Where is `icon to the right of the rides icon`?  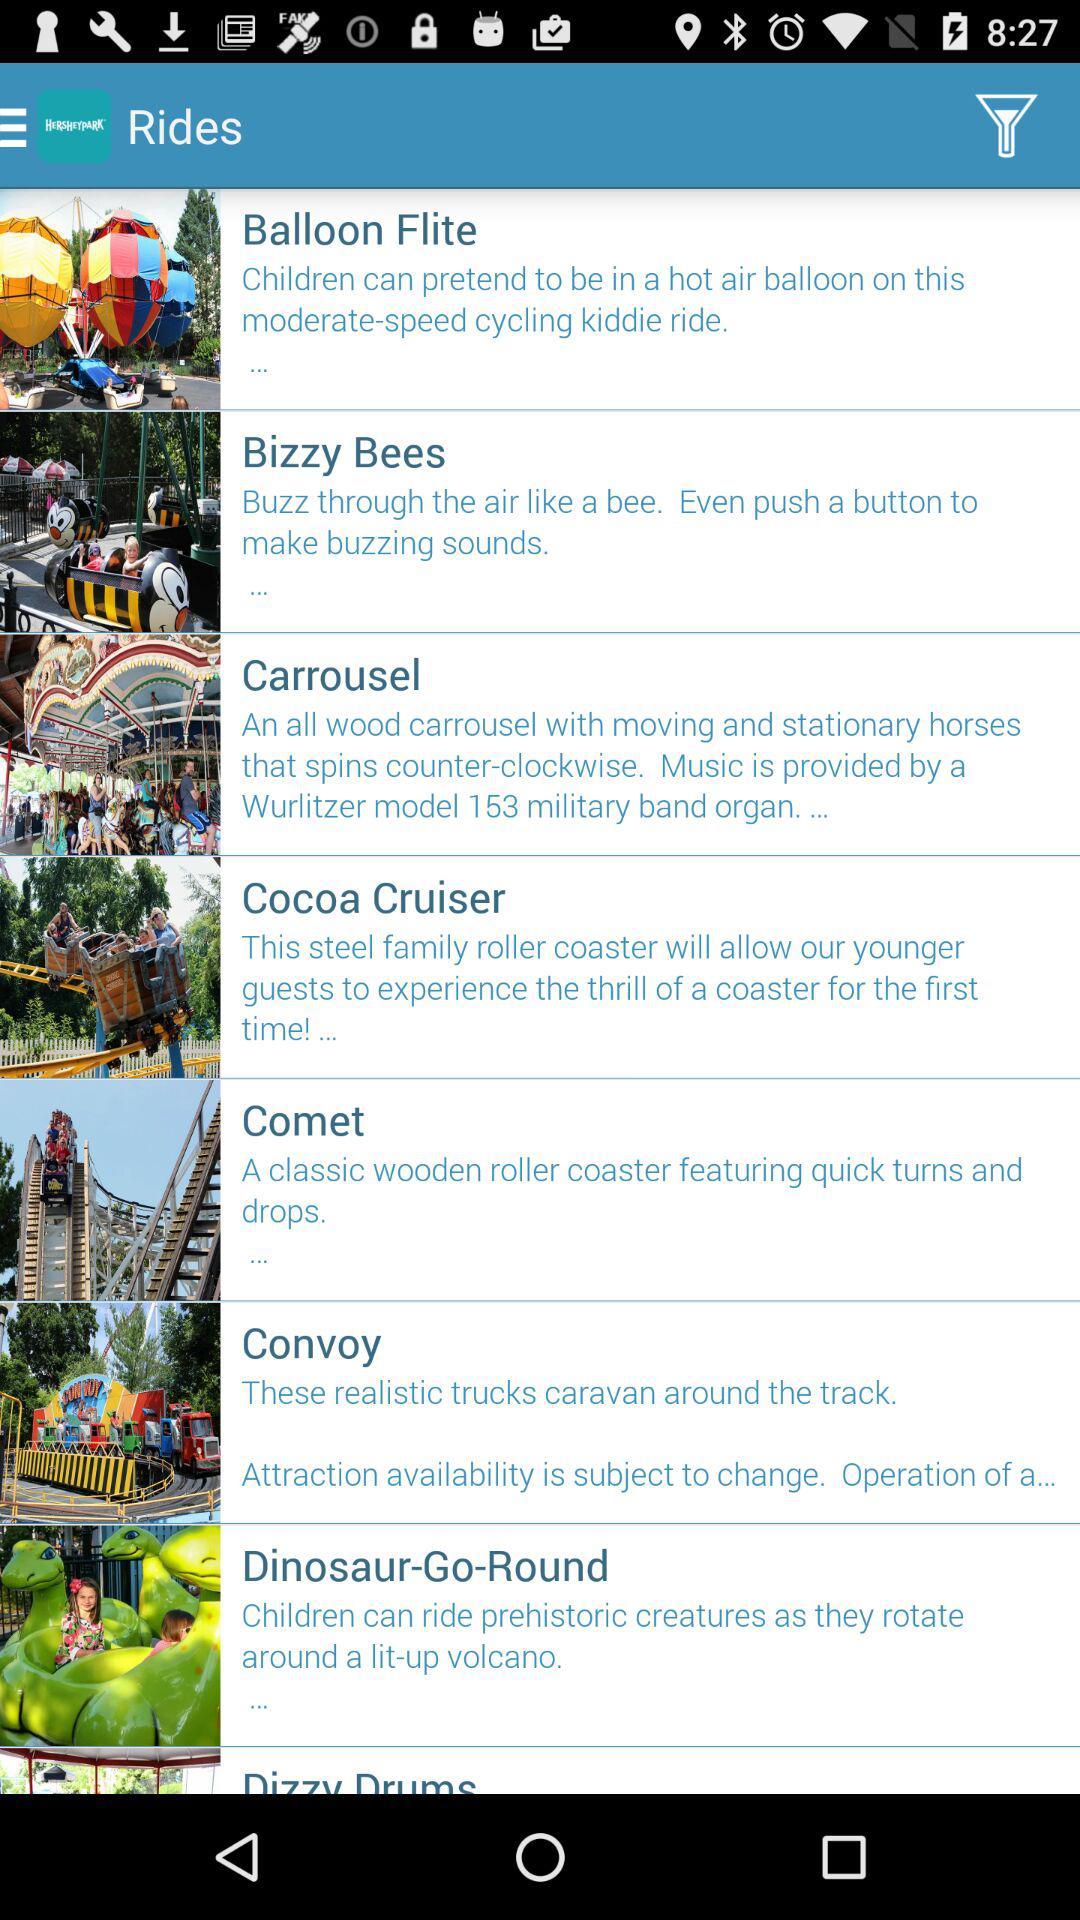
icon to the right of the rides icon is located at coordinates (1006, 124).